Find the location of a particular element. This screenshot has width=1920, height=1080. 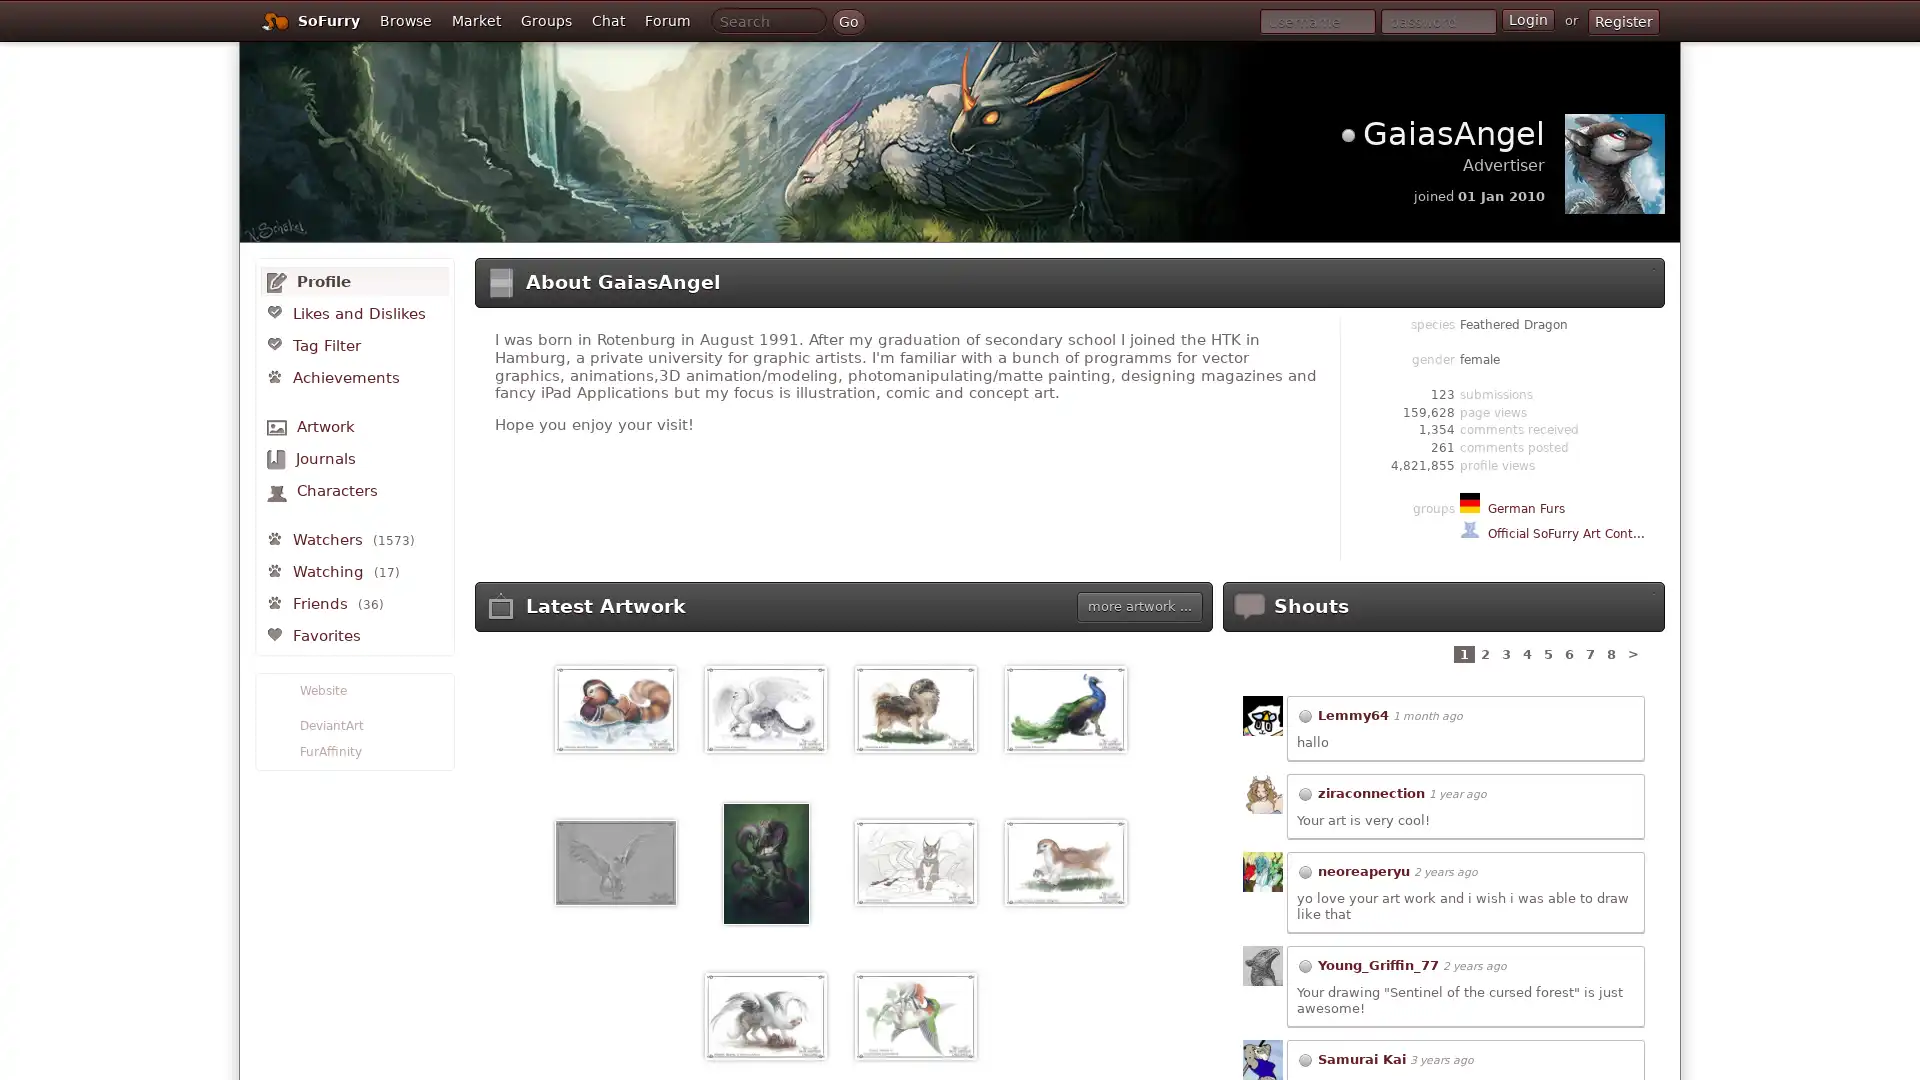

Login is located at coordinates (1527, 19).